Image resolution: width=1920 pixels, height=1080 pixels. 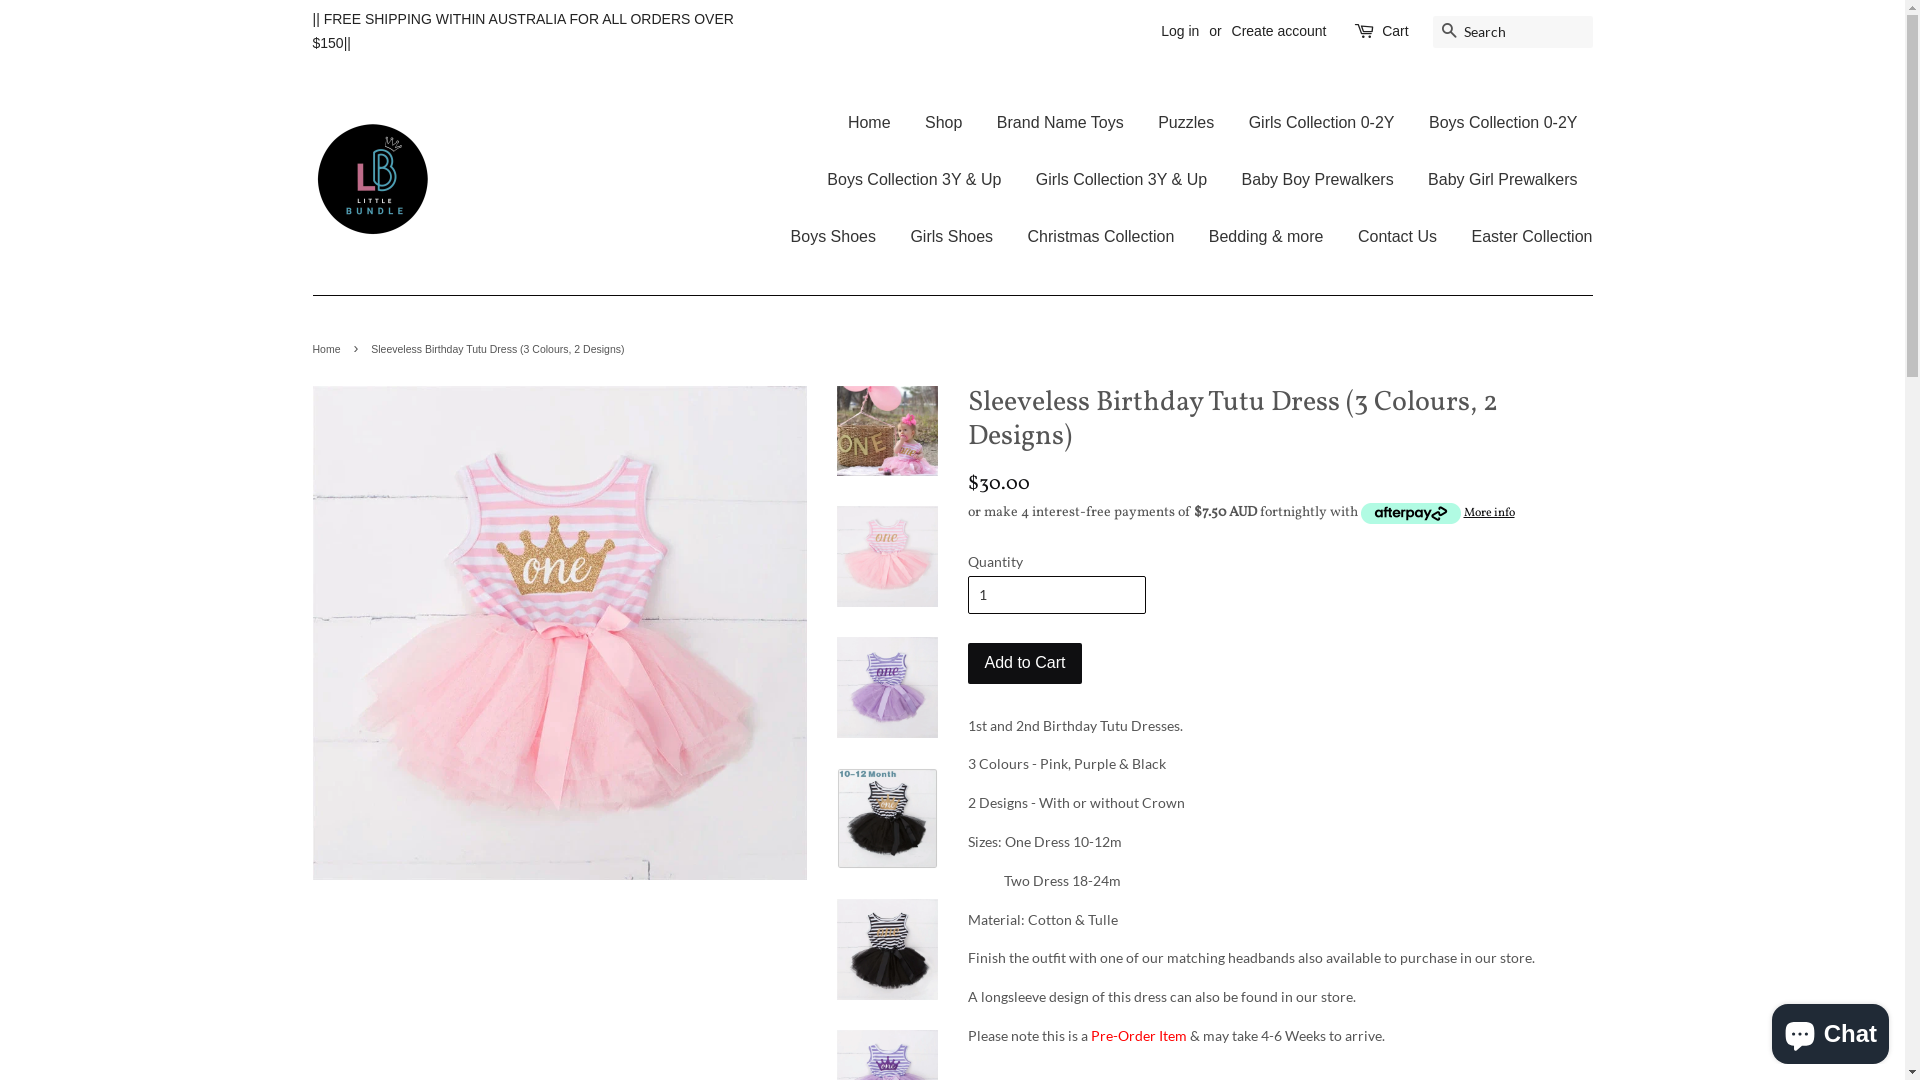 I want to click on 'Contact Us', so click(x=1343, y=235).